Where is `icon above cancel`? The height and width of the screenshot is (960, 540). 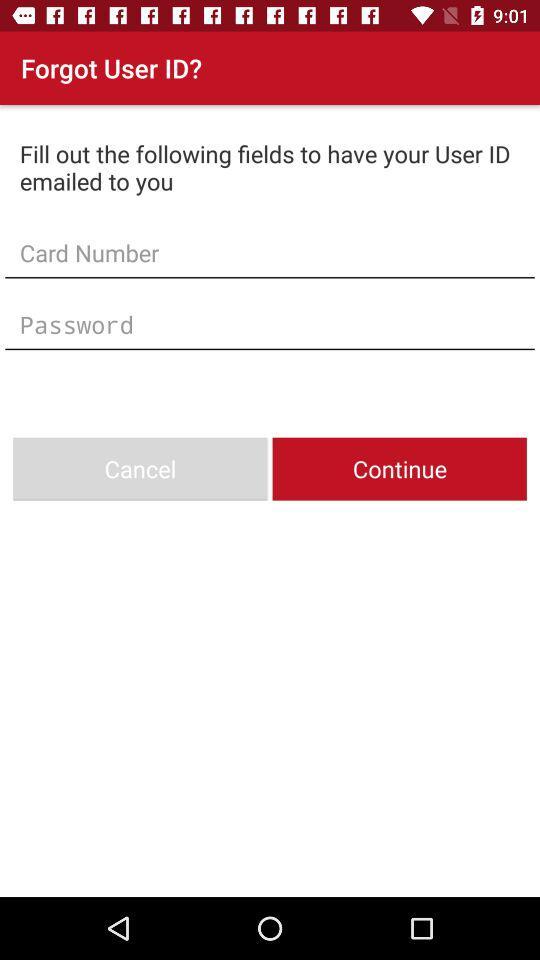
icon above cancel is located at coordinates (270, 324).